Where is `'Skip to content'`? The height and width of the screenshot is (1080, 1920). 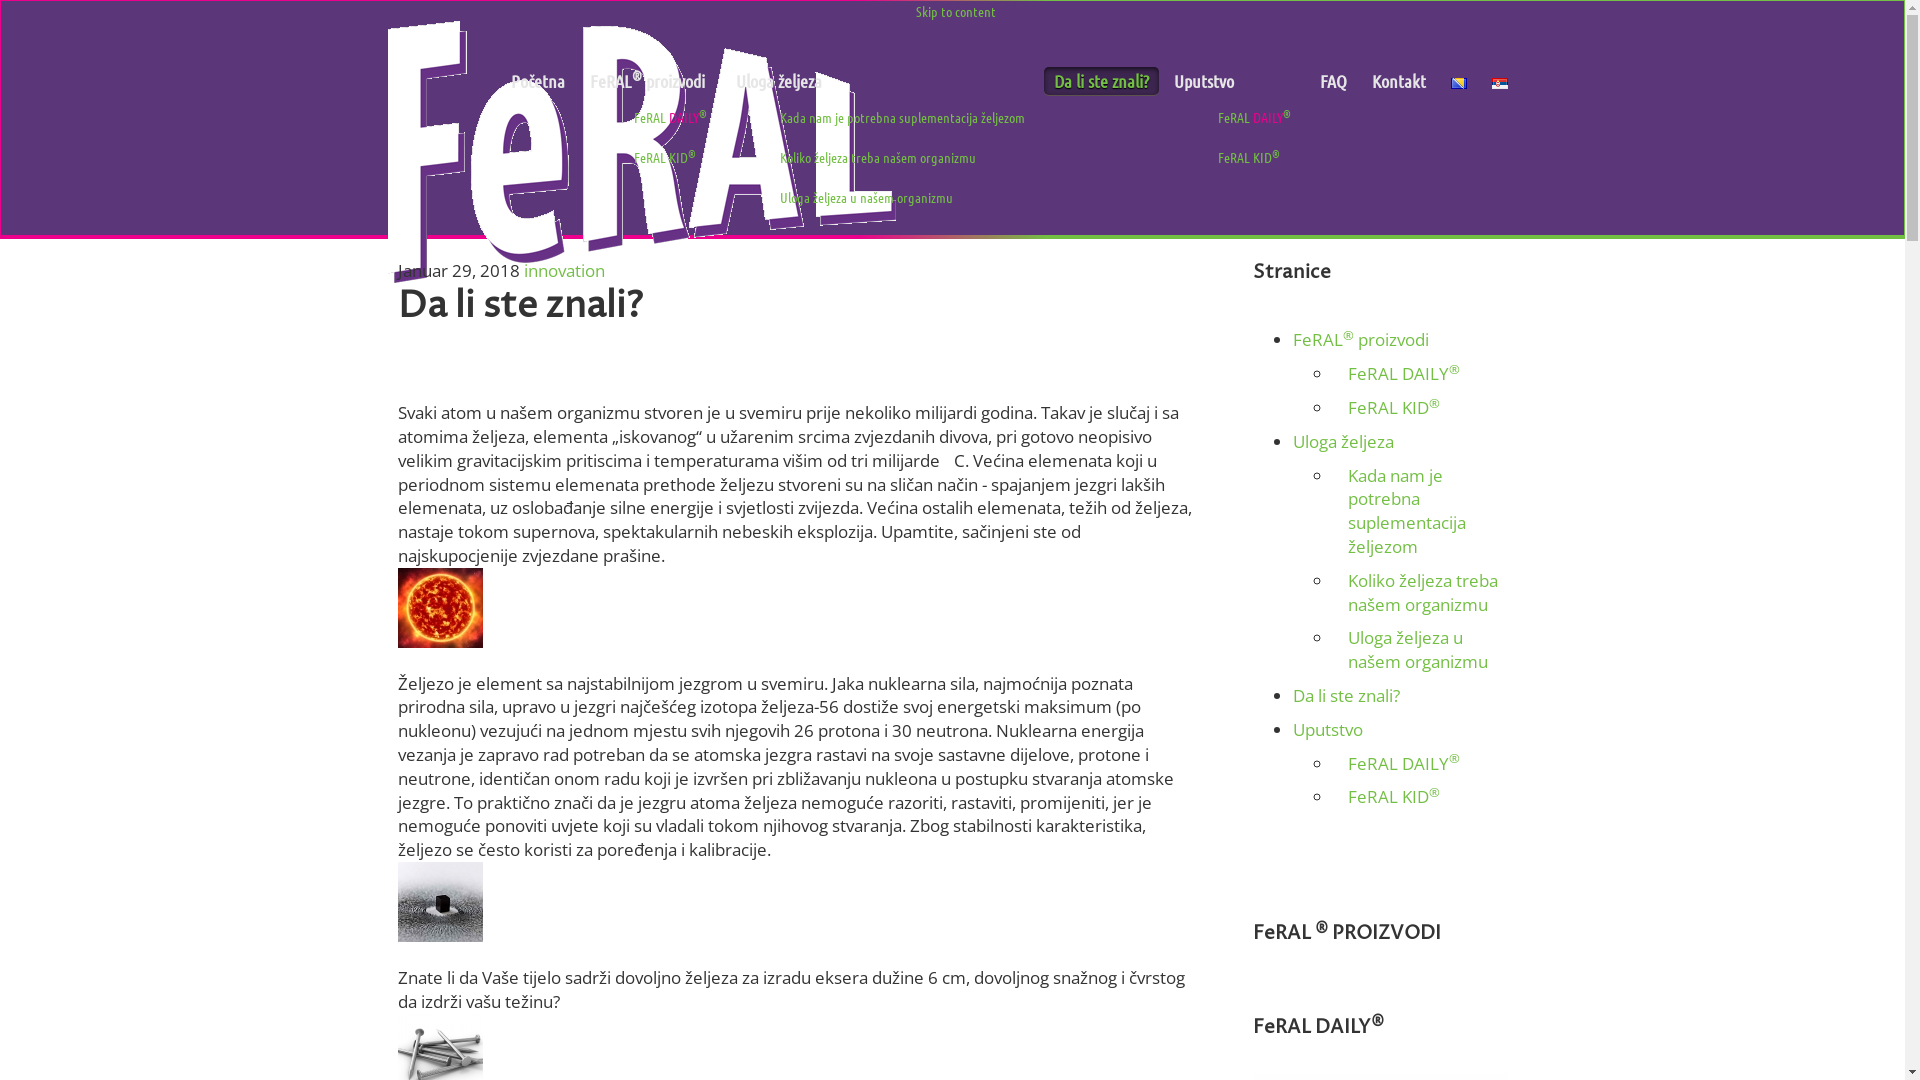 'Skip to content' is located at coordinates (915, 11).